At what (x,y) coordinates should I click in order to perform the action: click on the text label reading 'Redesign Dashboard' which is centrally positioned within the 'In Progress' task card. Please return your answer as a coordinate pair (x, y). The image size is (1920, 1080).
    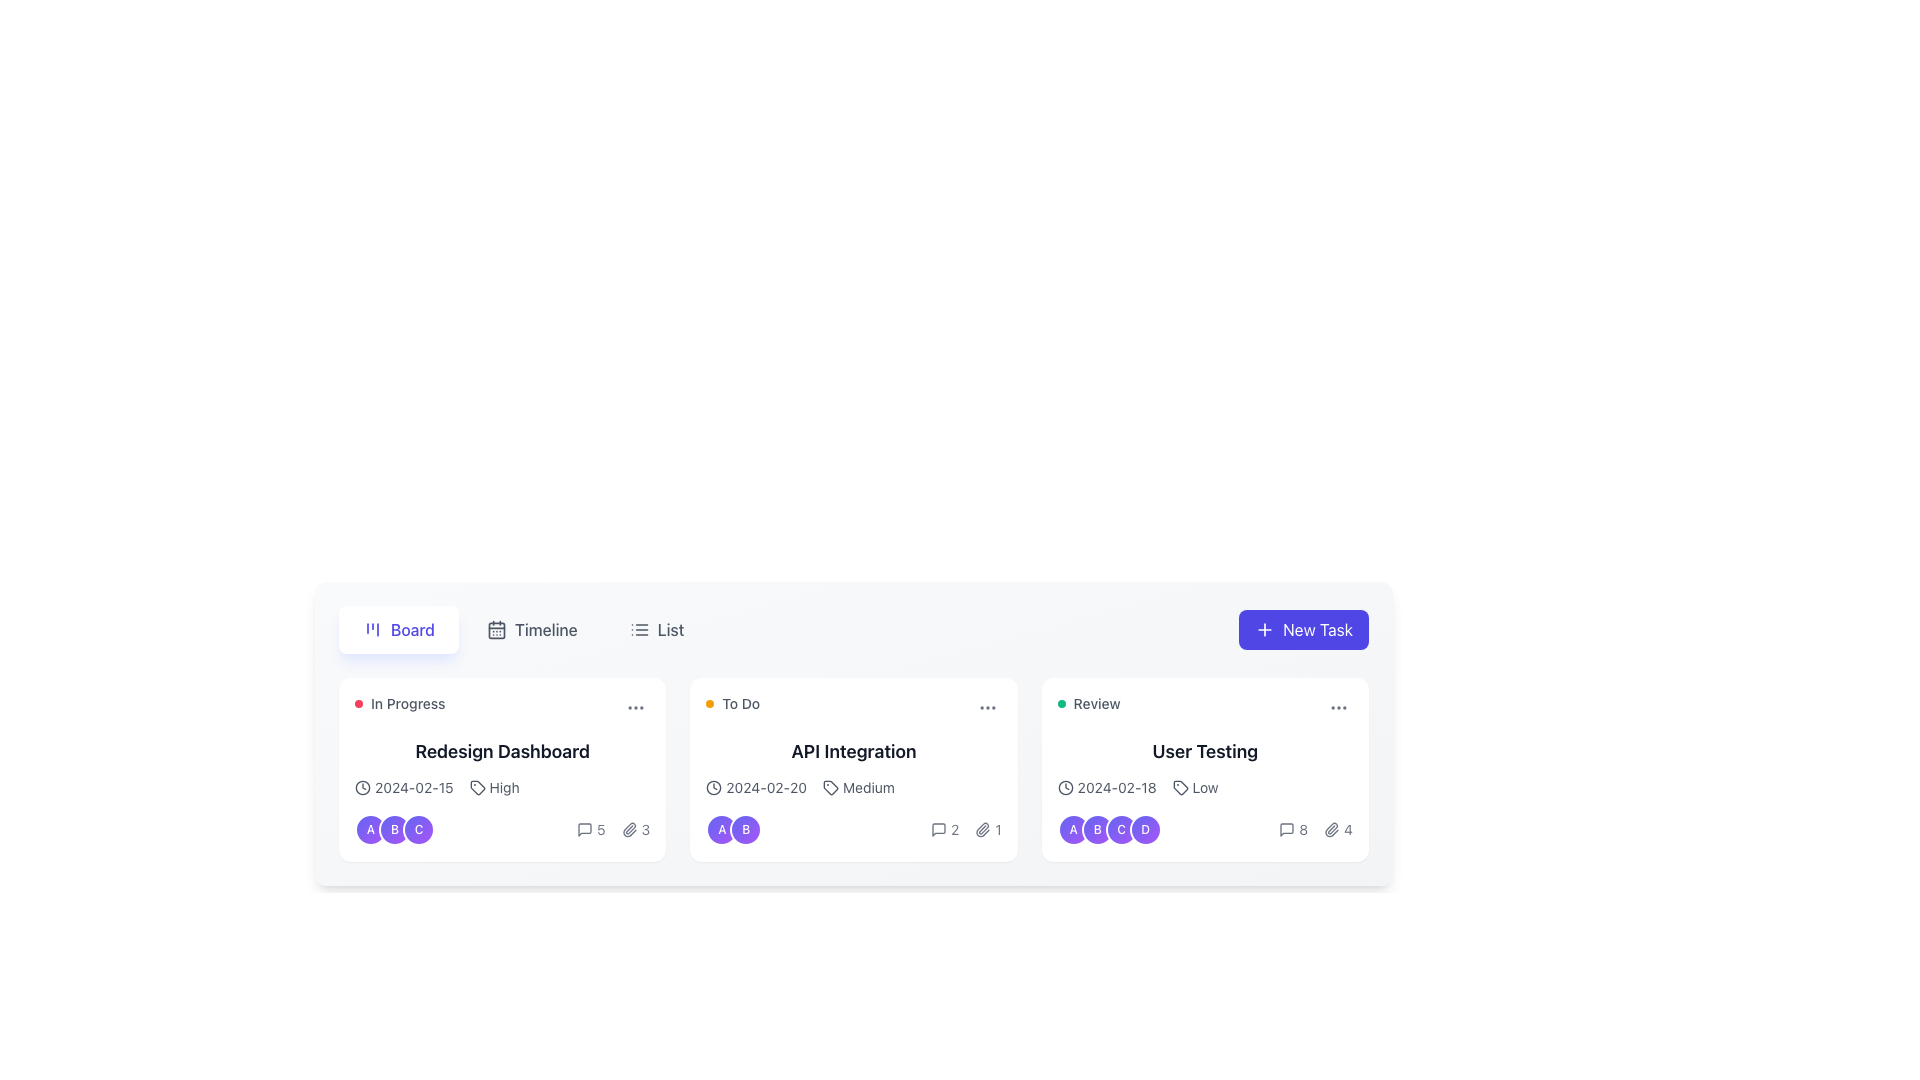
    Looking at the image, I should click on (502, 752).